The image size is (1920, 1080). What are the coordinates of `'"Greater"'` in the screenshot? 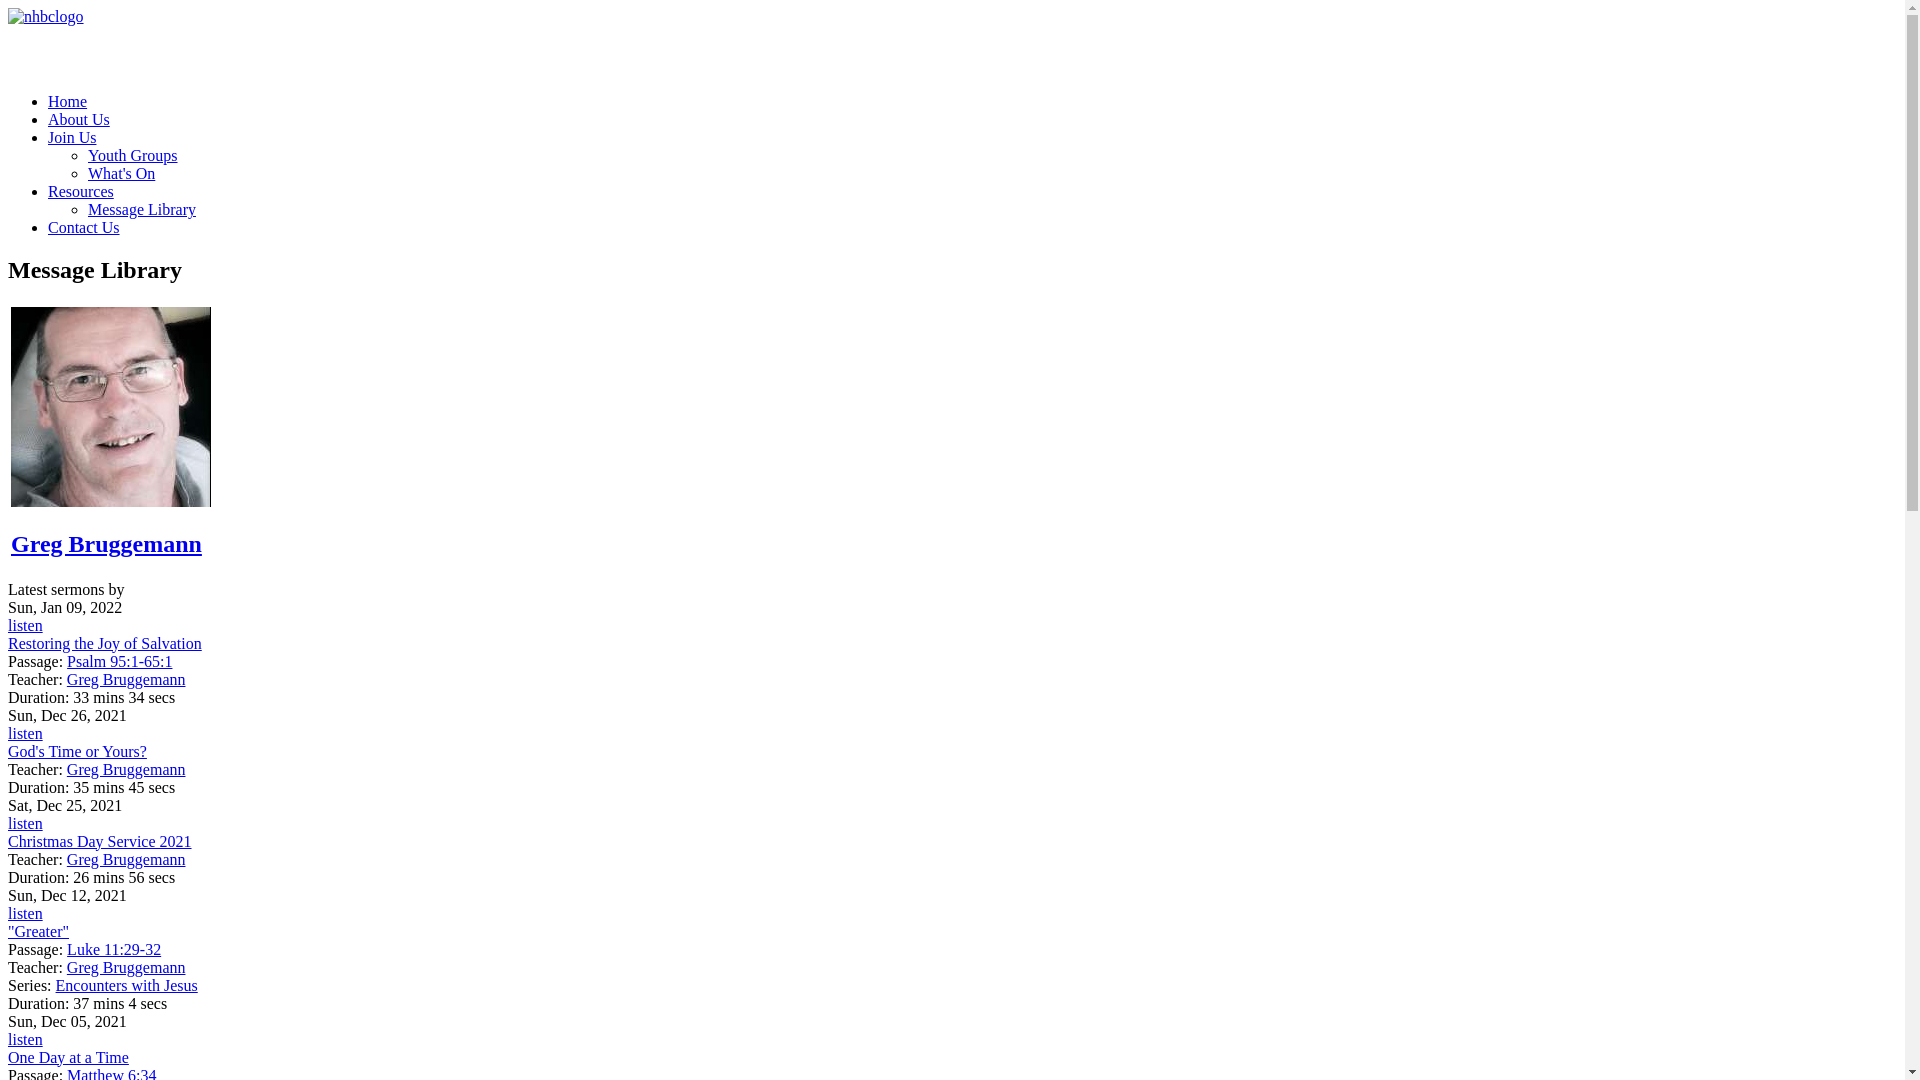 It's located at (38, 931).